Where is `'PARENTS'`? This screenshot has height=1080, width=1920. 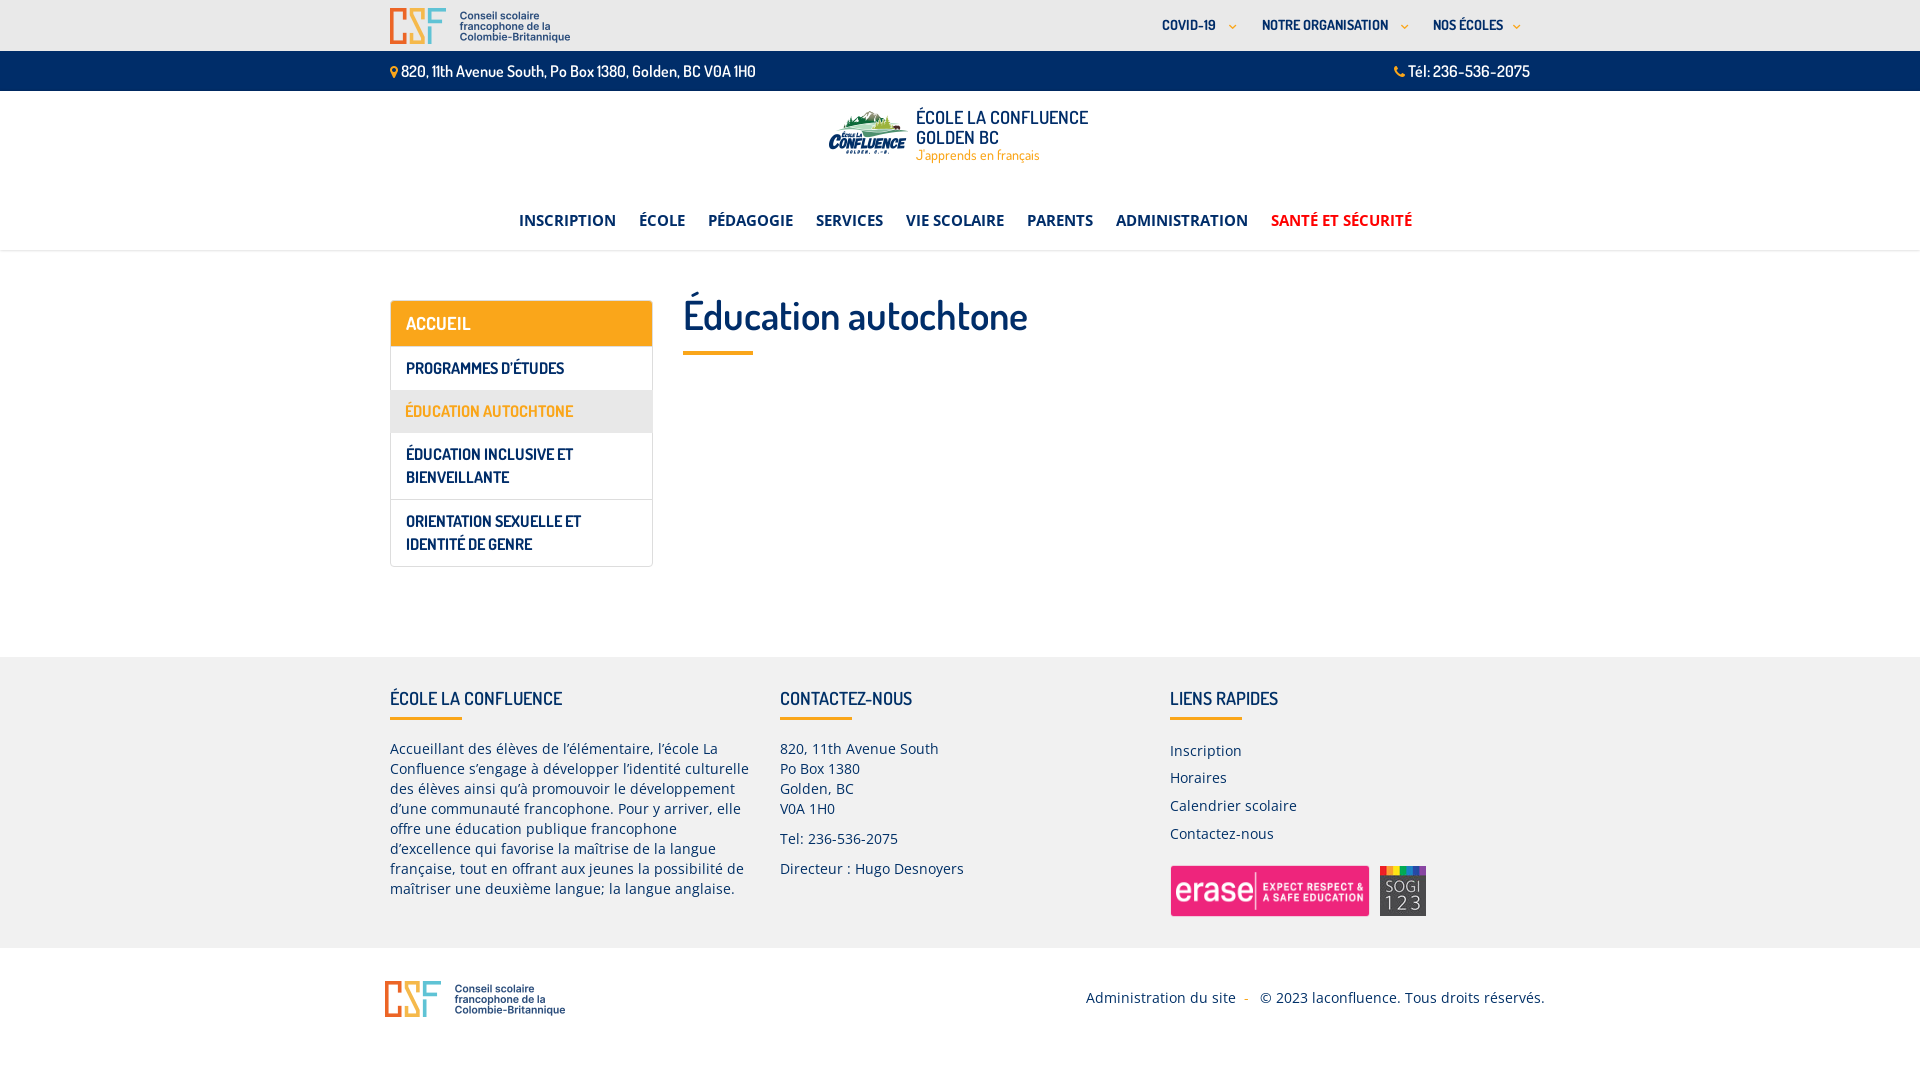
'PARENTS' is located at coordinates (1058, 208).